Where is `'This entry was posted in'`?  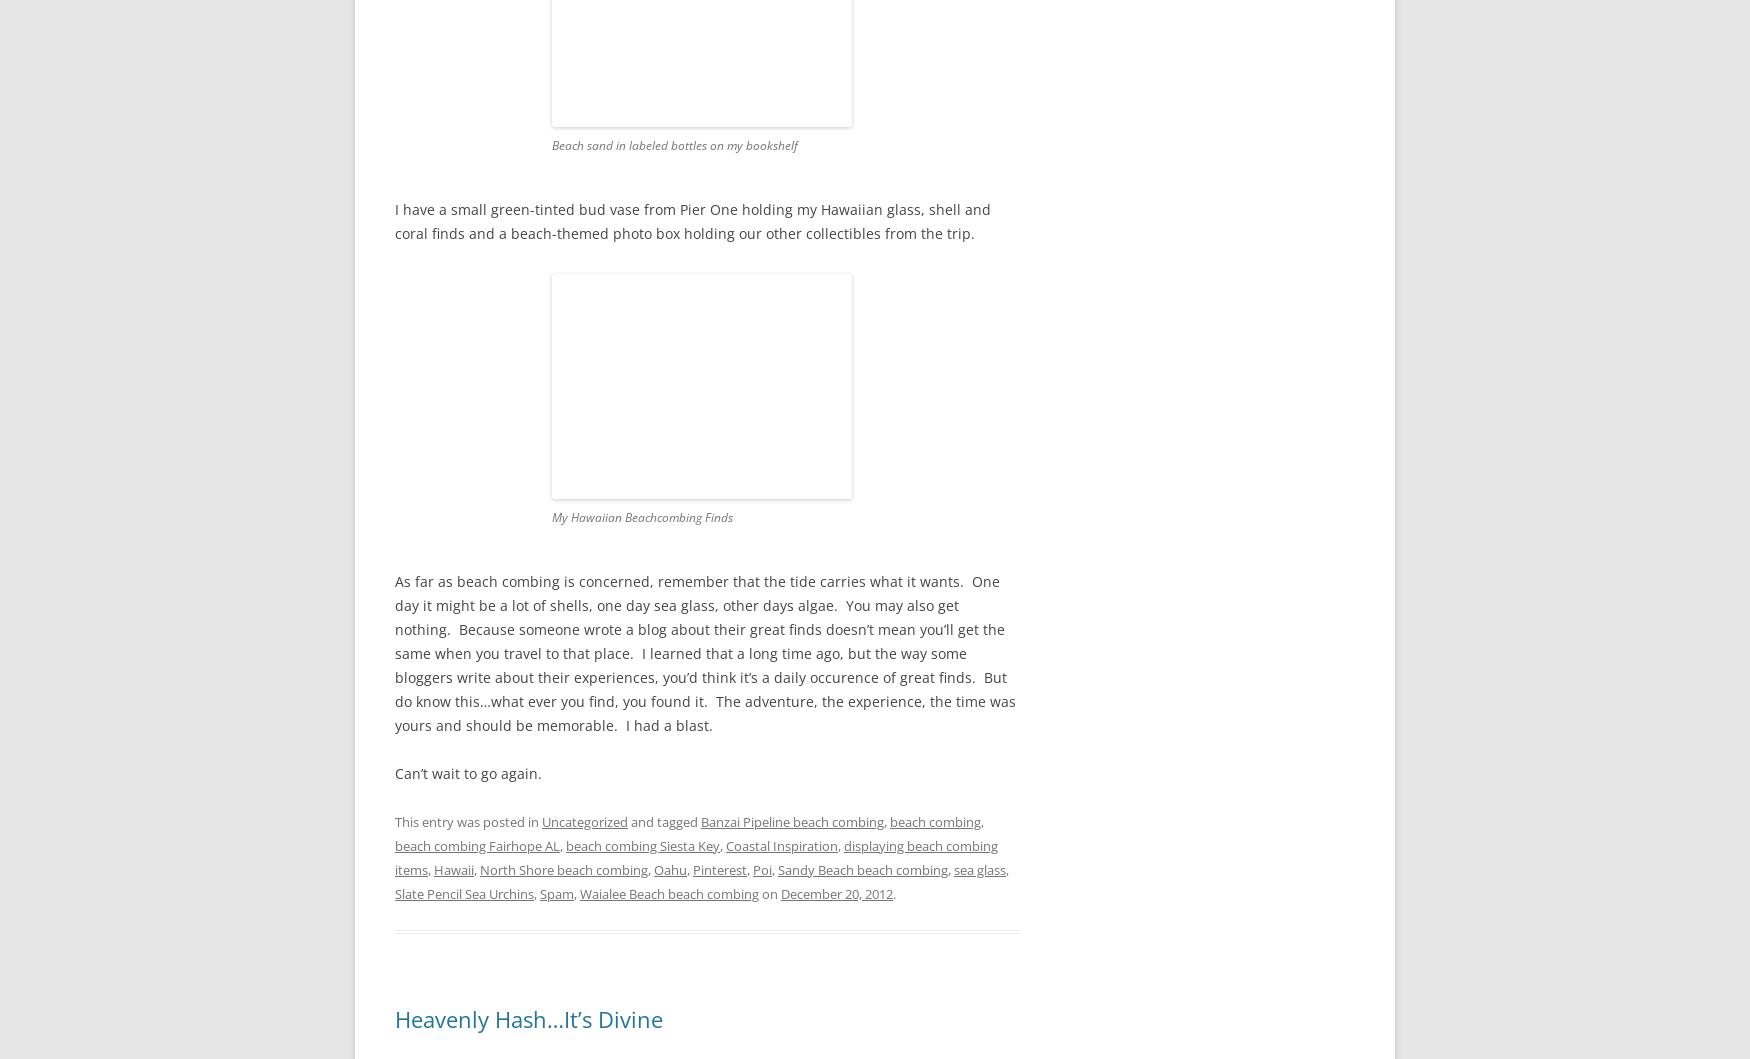
'This entry was posted in' is located at coordinates (468, 820).